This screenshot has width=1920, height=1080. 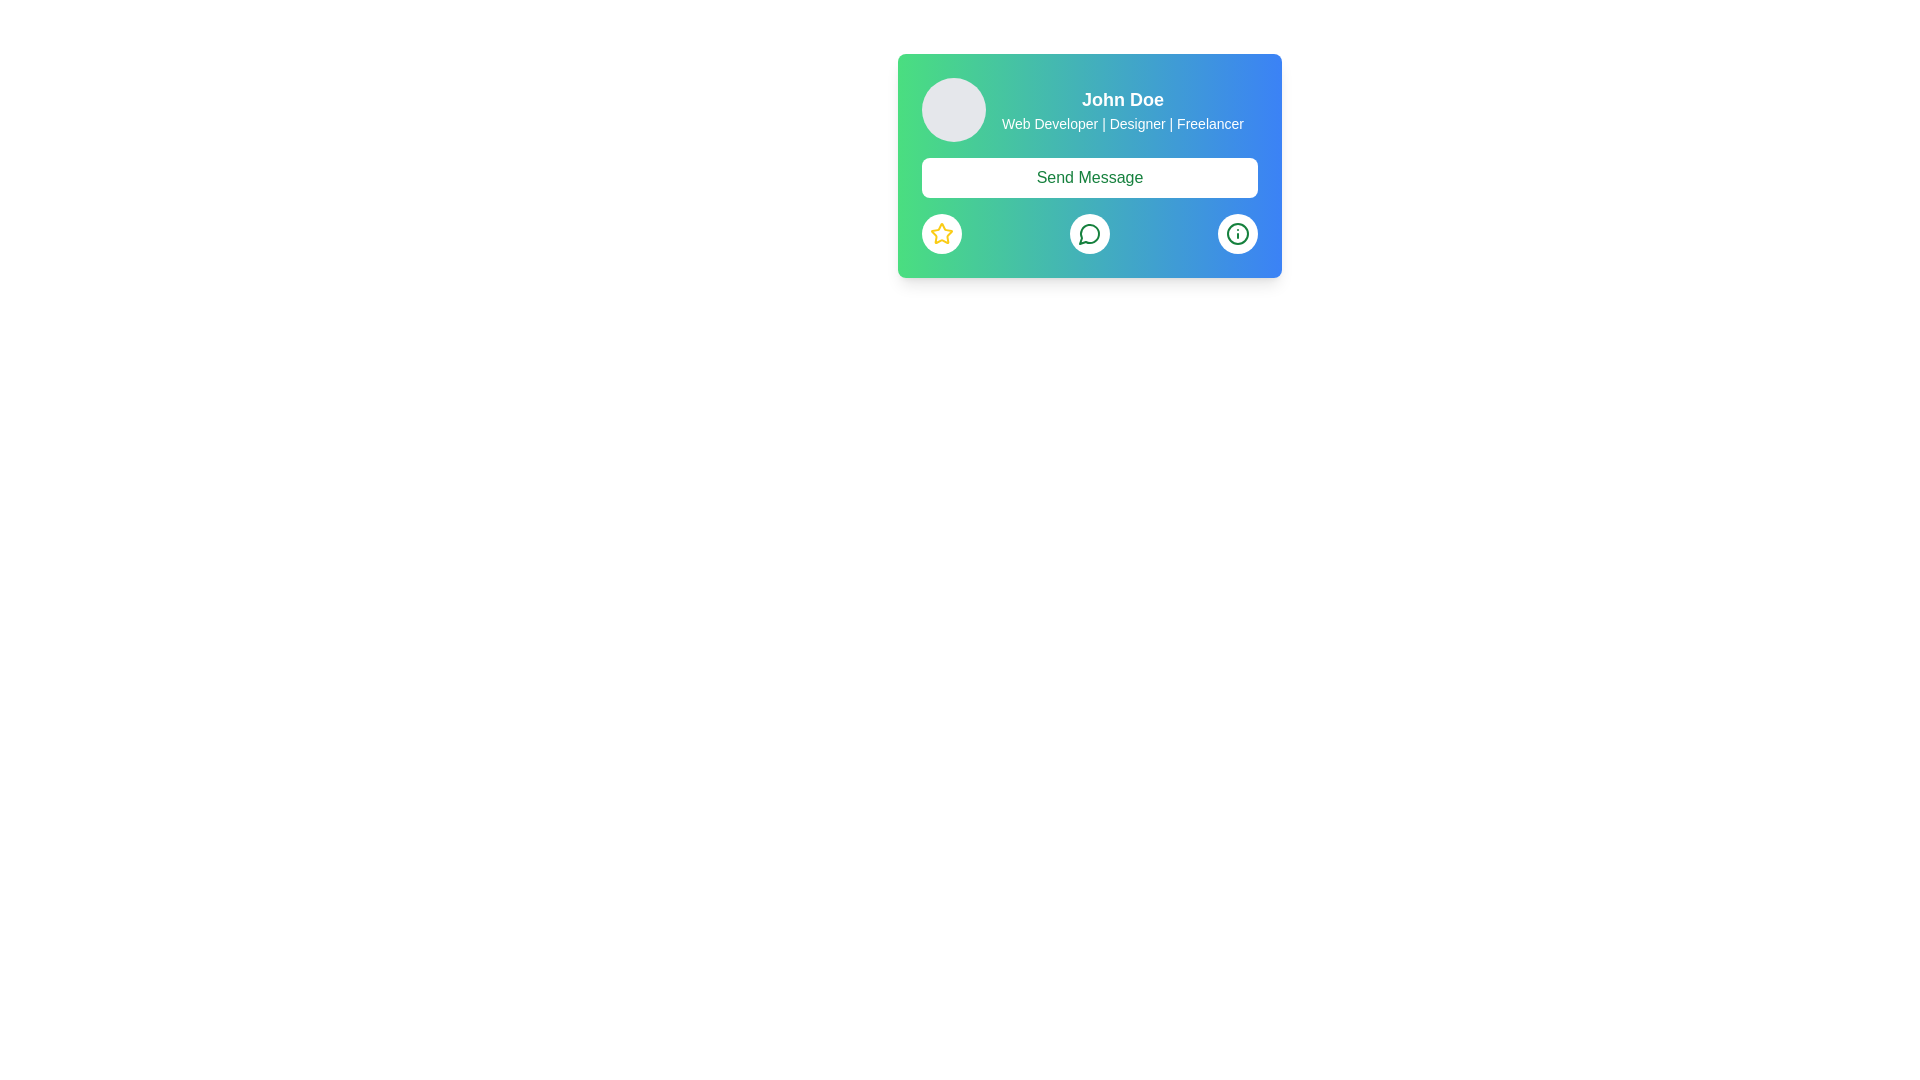 I want to click on the yellow star icon button, which is the first circular button at the bottom-left corner of the main card component, so click(x=940, y=233).